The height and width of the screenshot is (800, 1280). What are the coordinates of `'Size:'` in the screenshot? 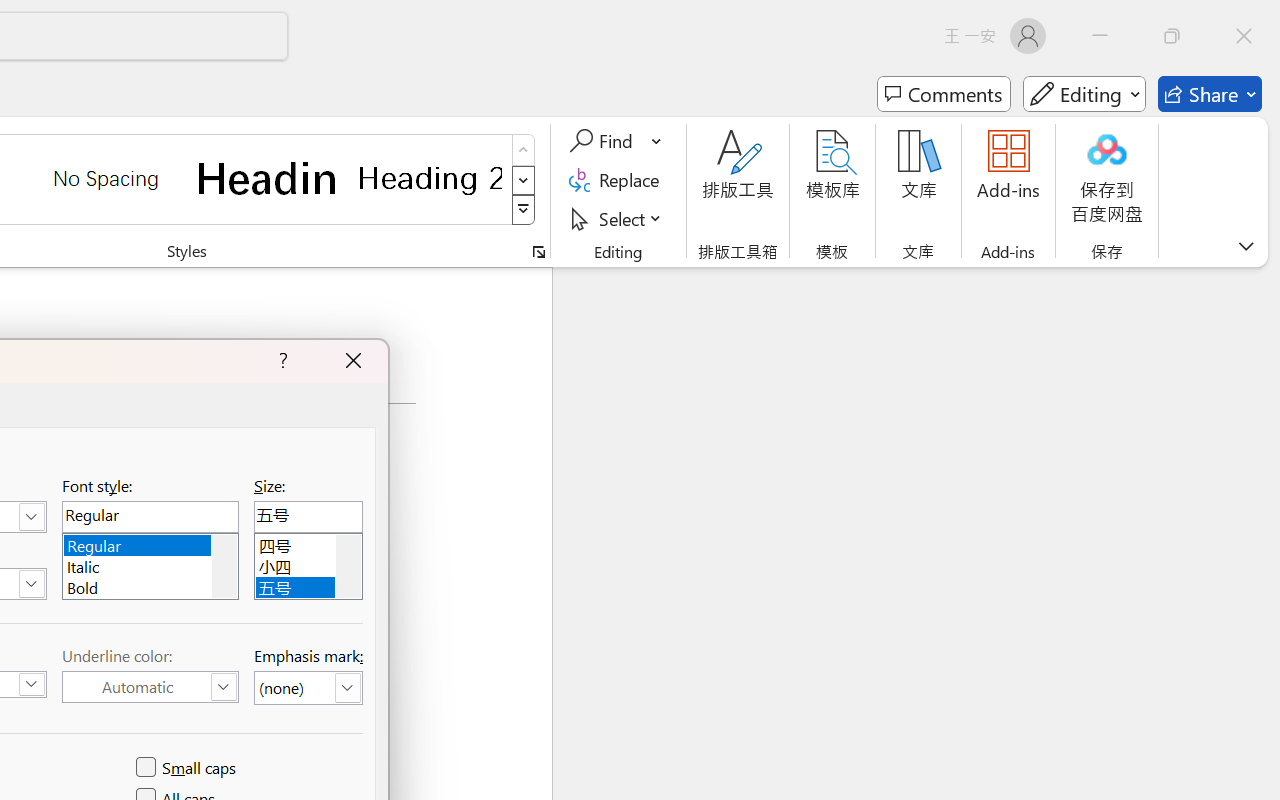 It's located at (307, 515).